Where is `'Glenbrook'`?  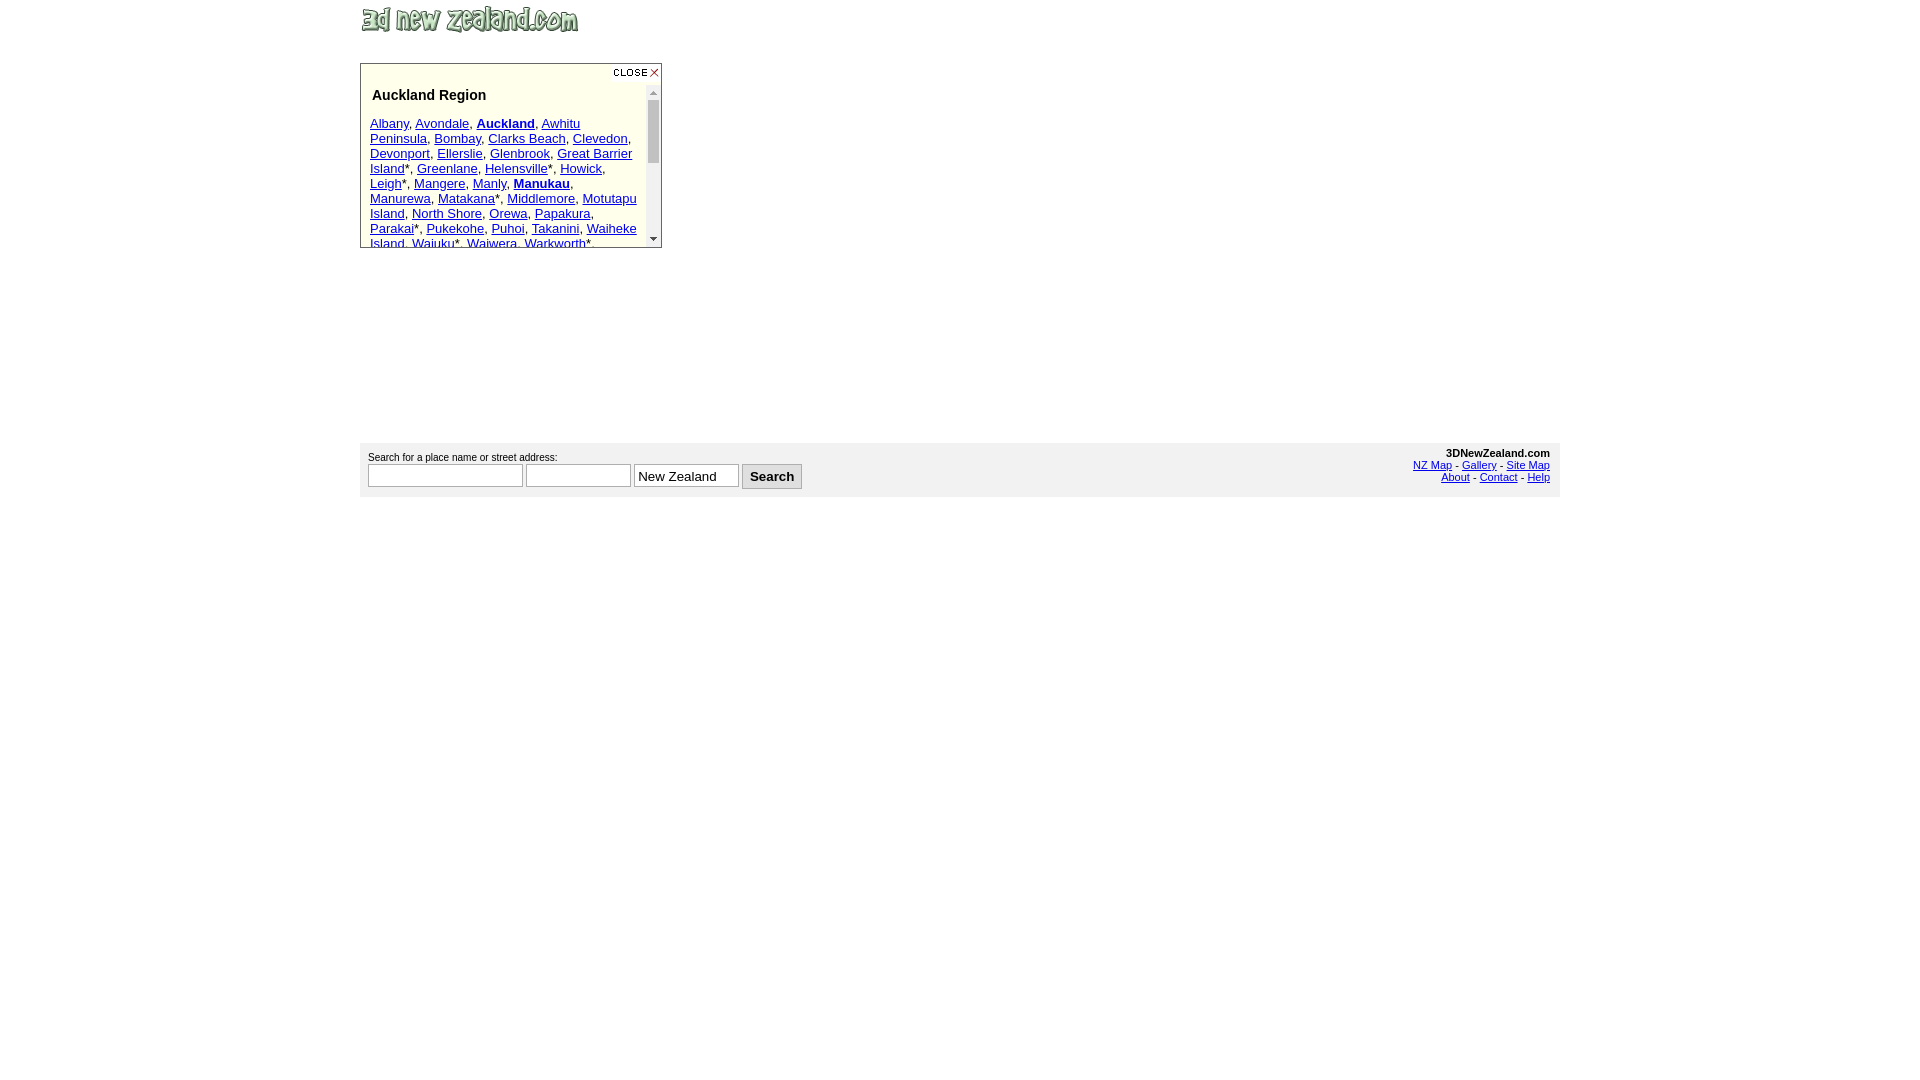 'Glenbrook' is located at coordinates (519, 152).